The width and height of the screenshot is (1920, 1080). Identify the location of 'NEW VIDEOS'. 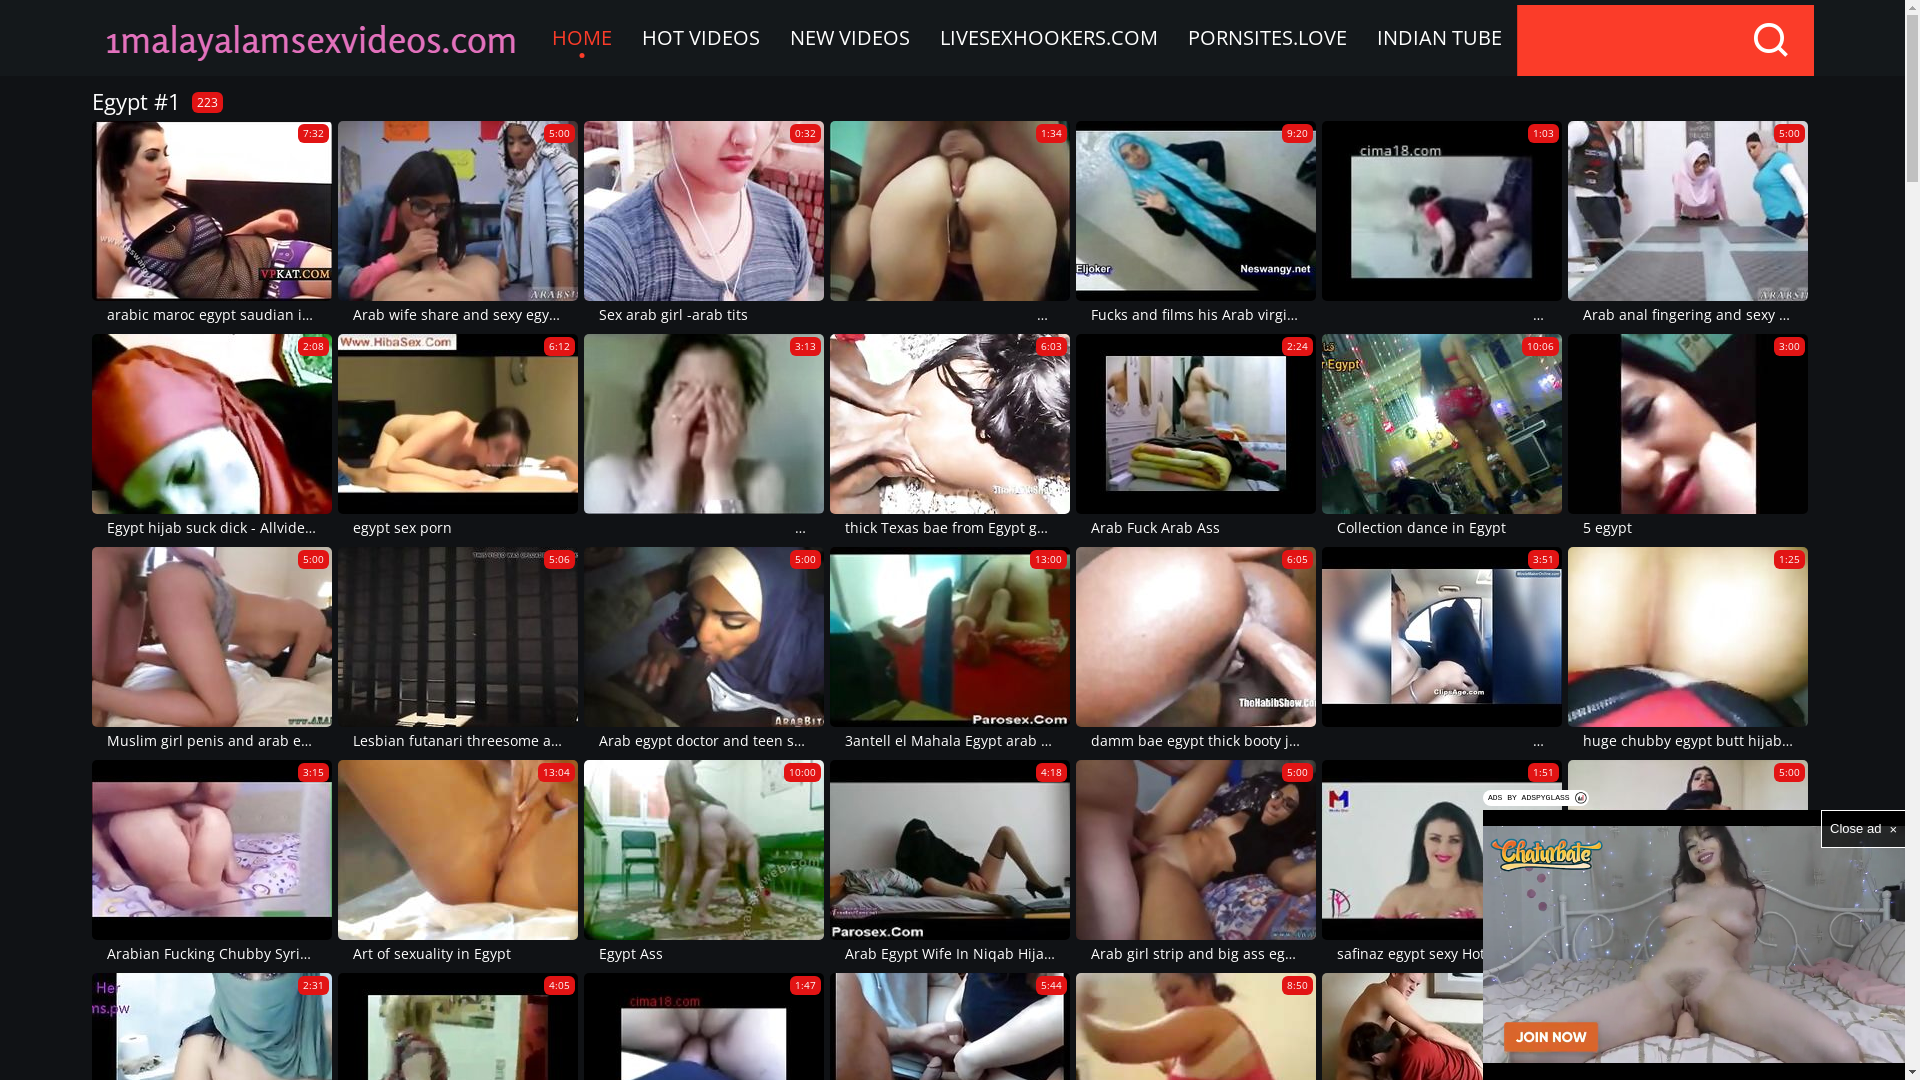
(849, 38).